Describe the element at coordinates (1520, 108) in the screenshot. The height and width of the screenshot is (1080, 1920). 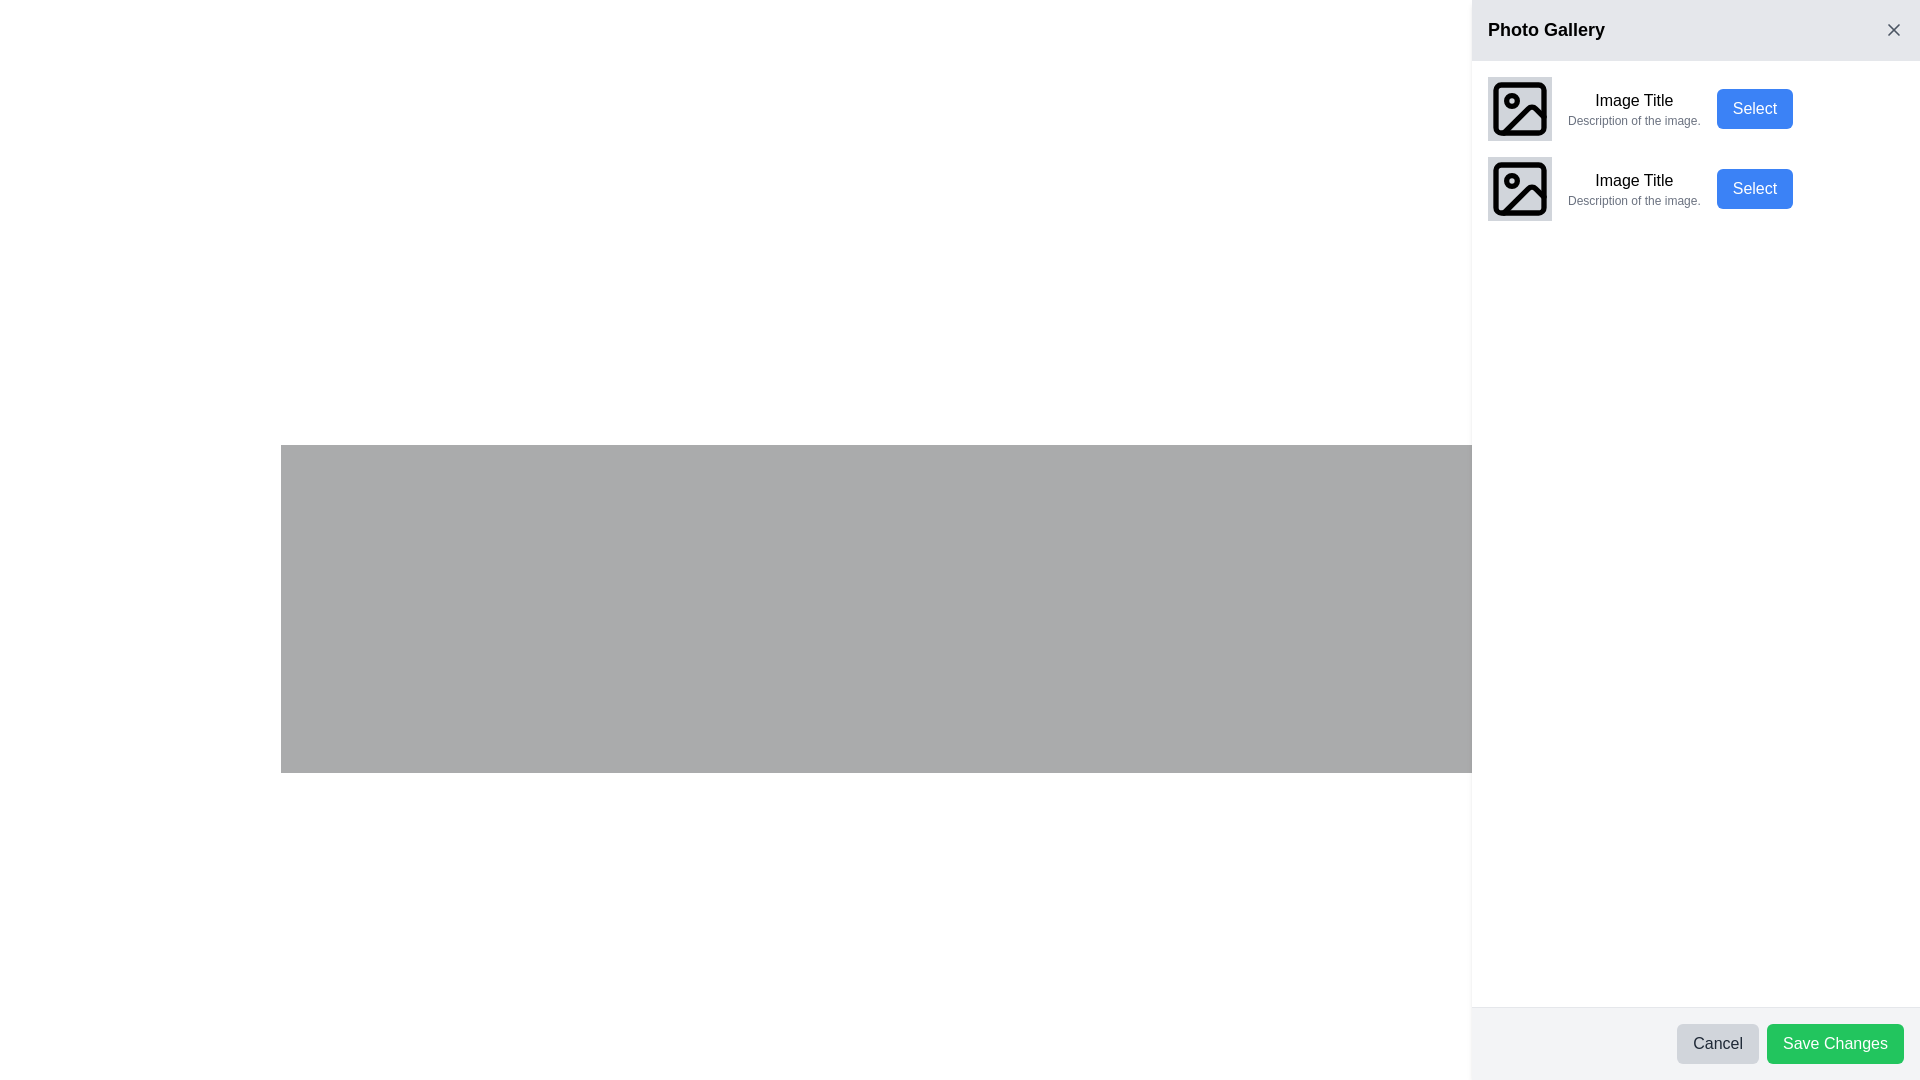
I see `the image placeholder icon, which is a square outline with rounded corners and a circular shape at the top-left, located` at that location.